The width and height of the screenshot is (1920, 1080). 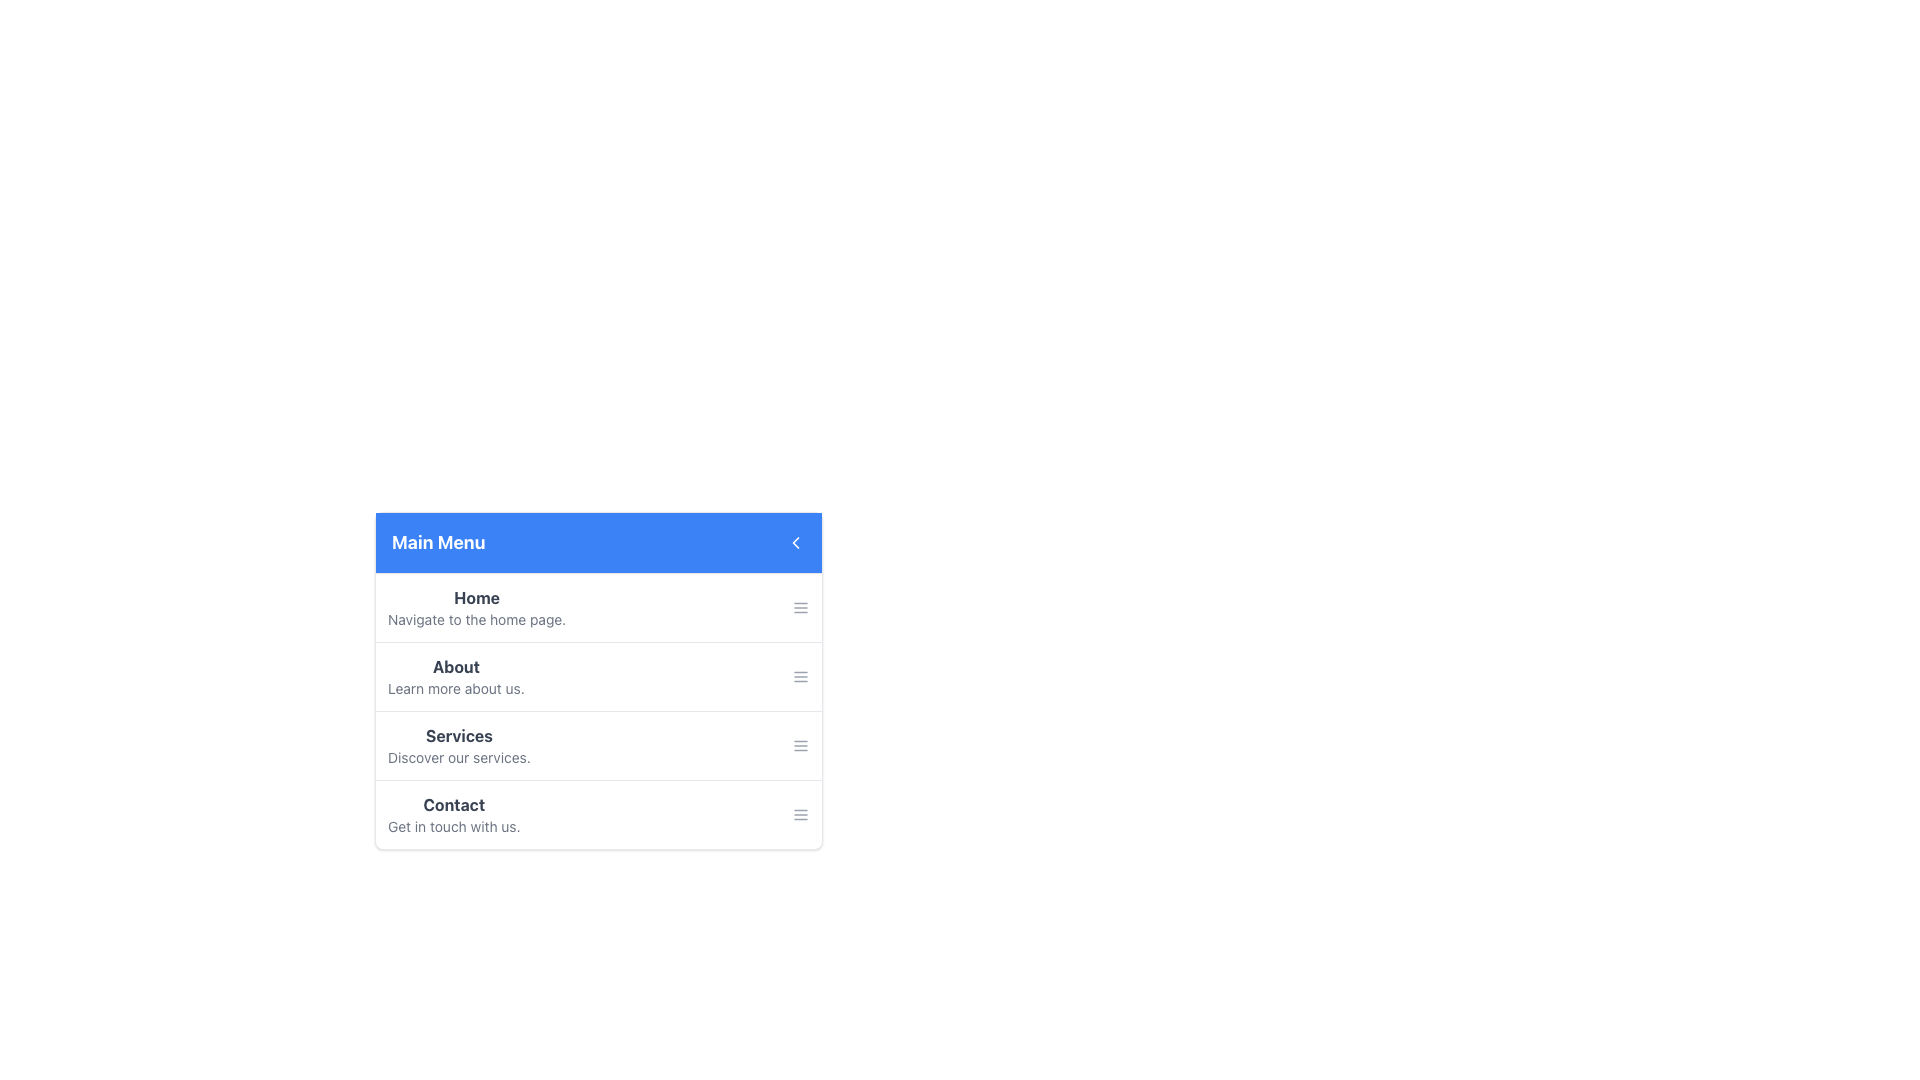 I want to click on the second row interactive menu item that provides navigation to the 'About' section, located between 'Home' and 'Services', so click(x=598, y=680).